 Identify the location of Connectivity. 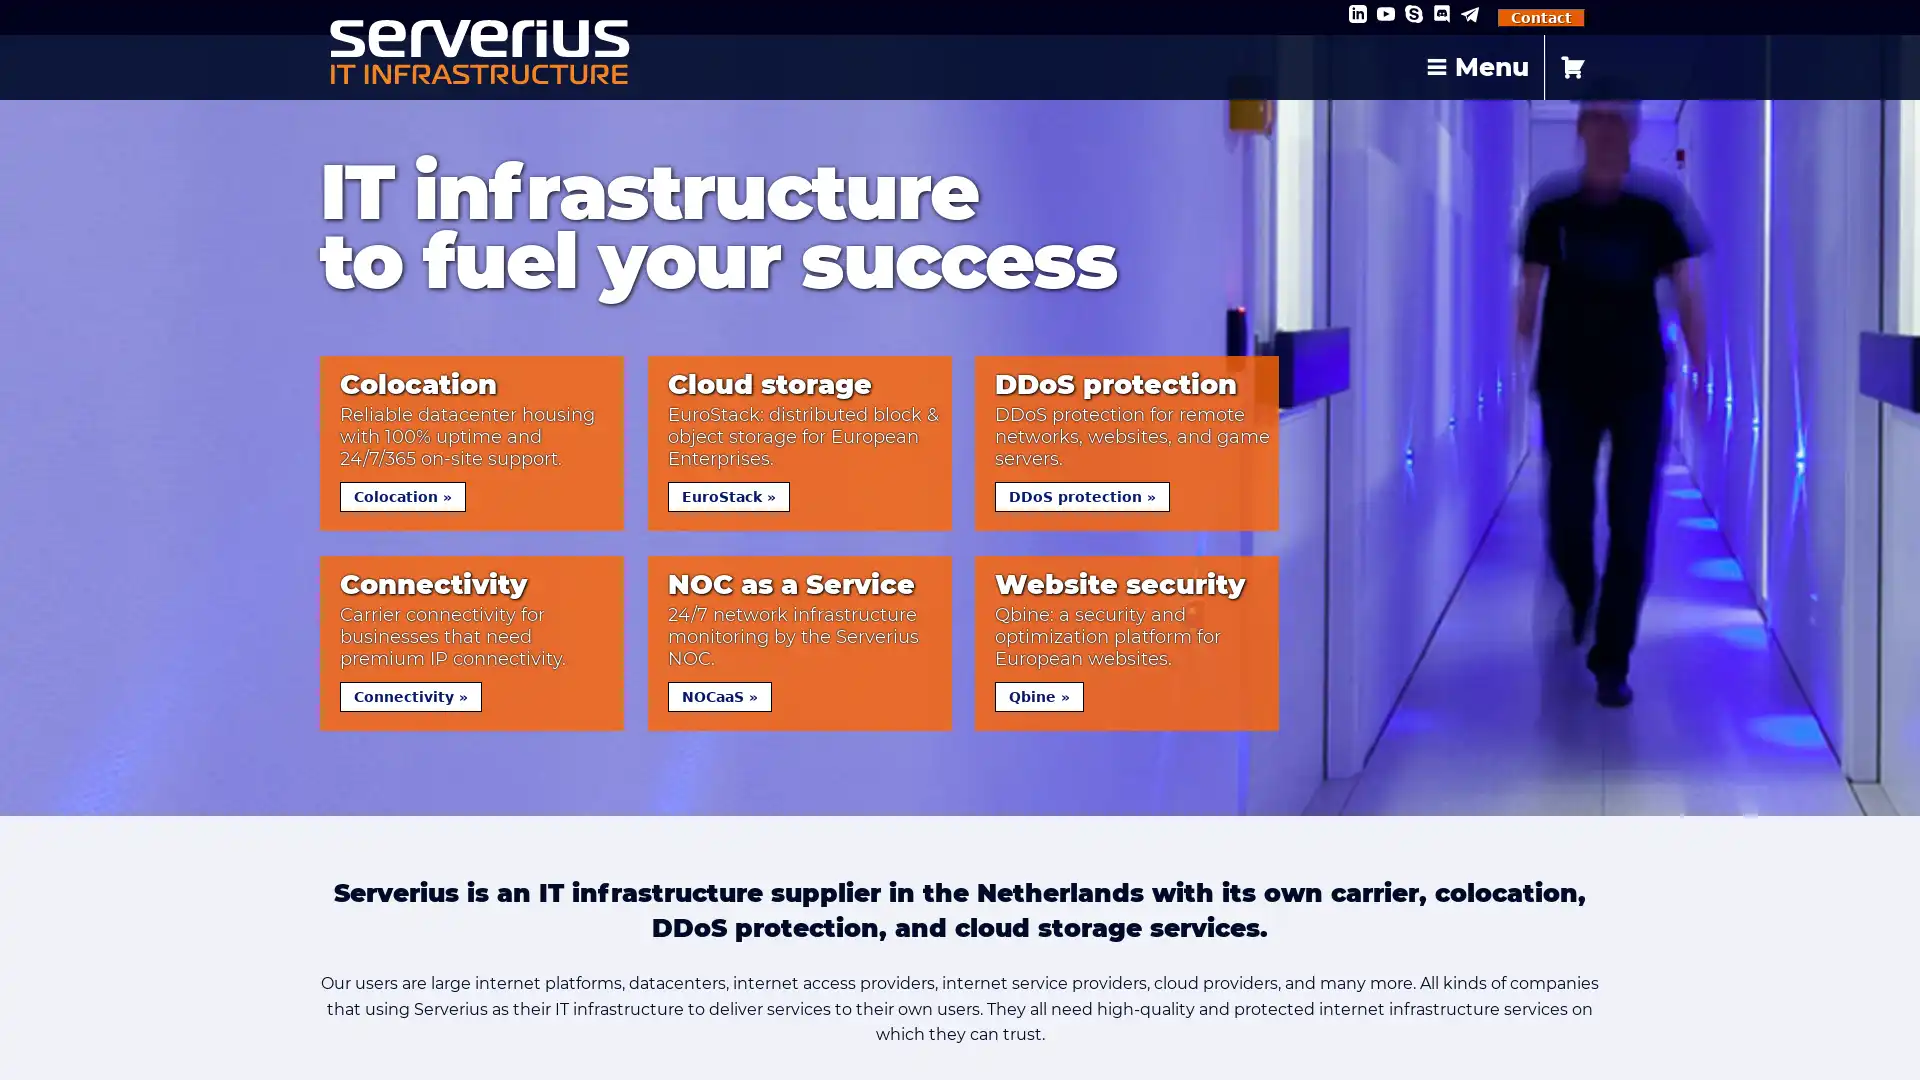
(410, 694).